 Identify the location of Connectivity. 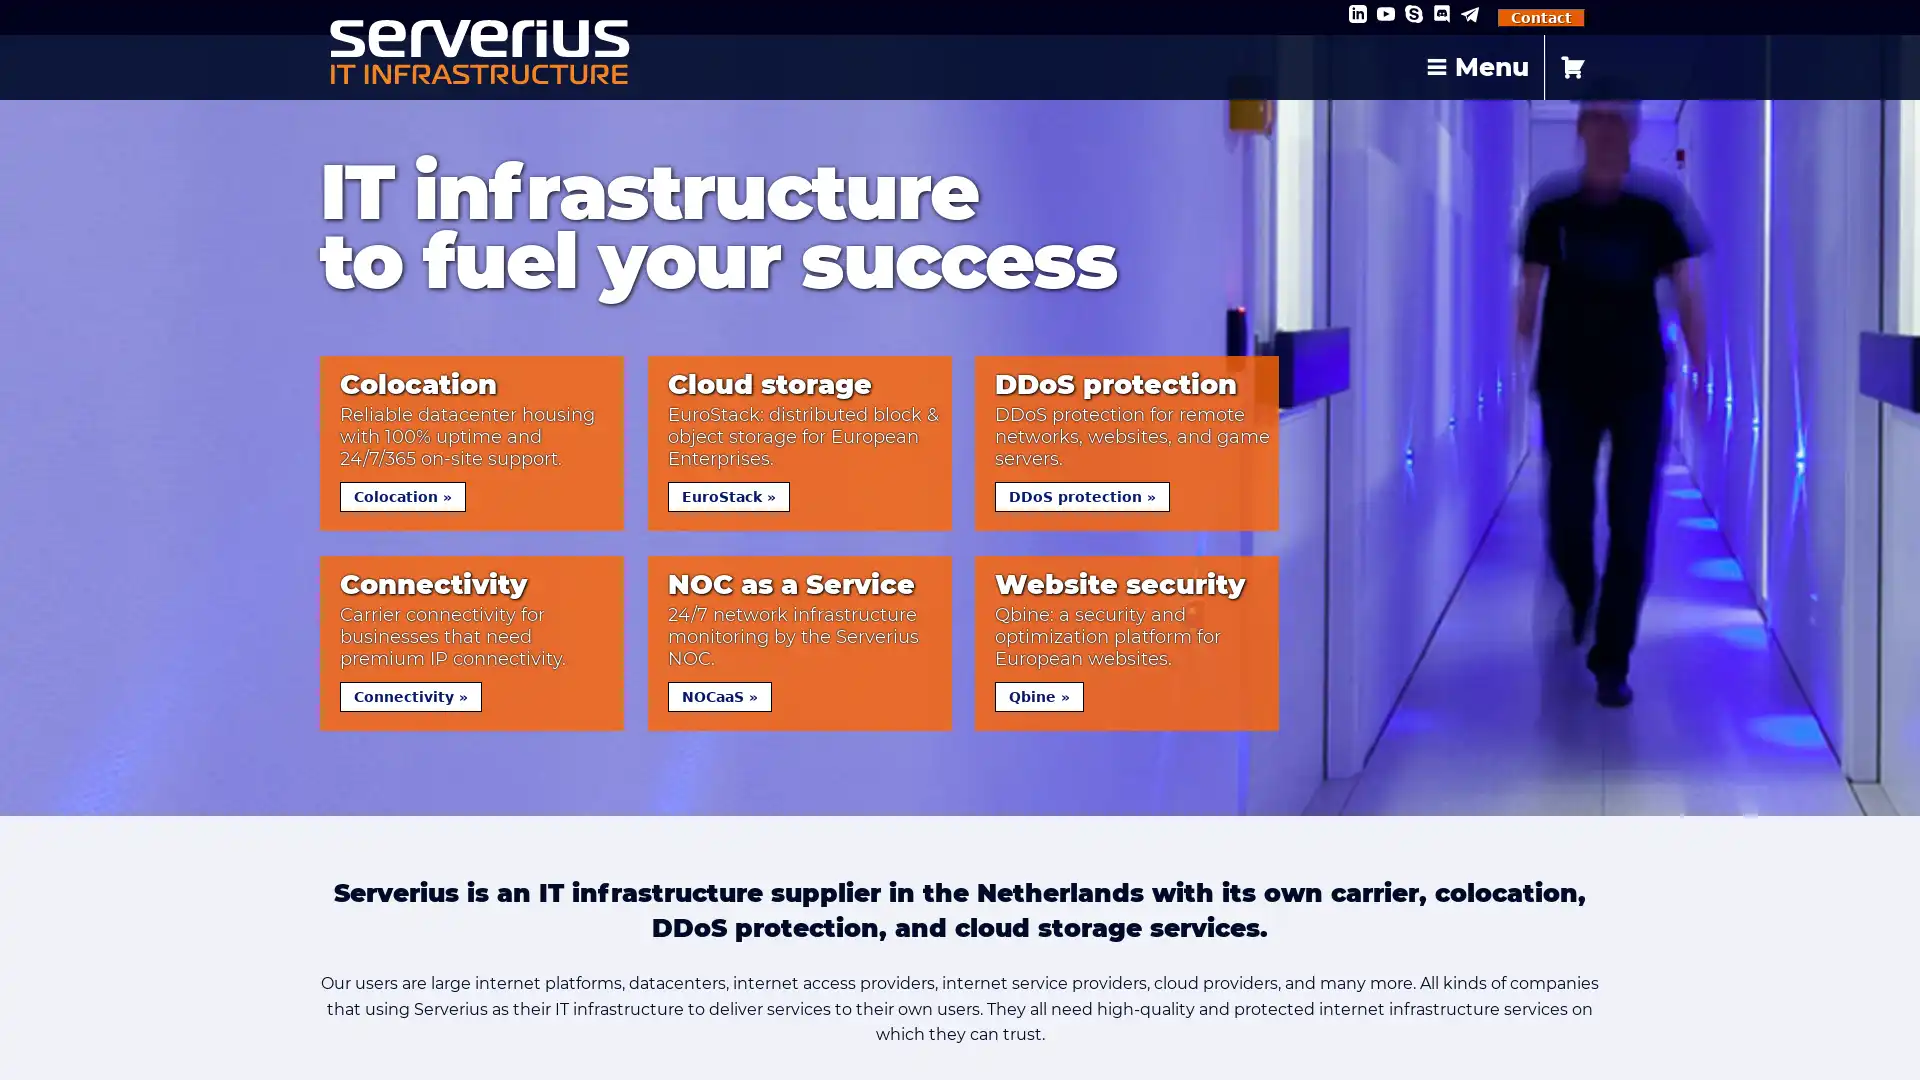
(410, 694).